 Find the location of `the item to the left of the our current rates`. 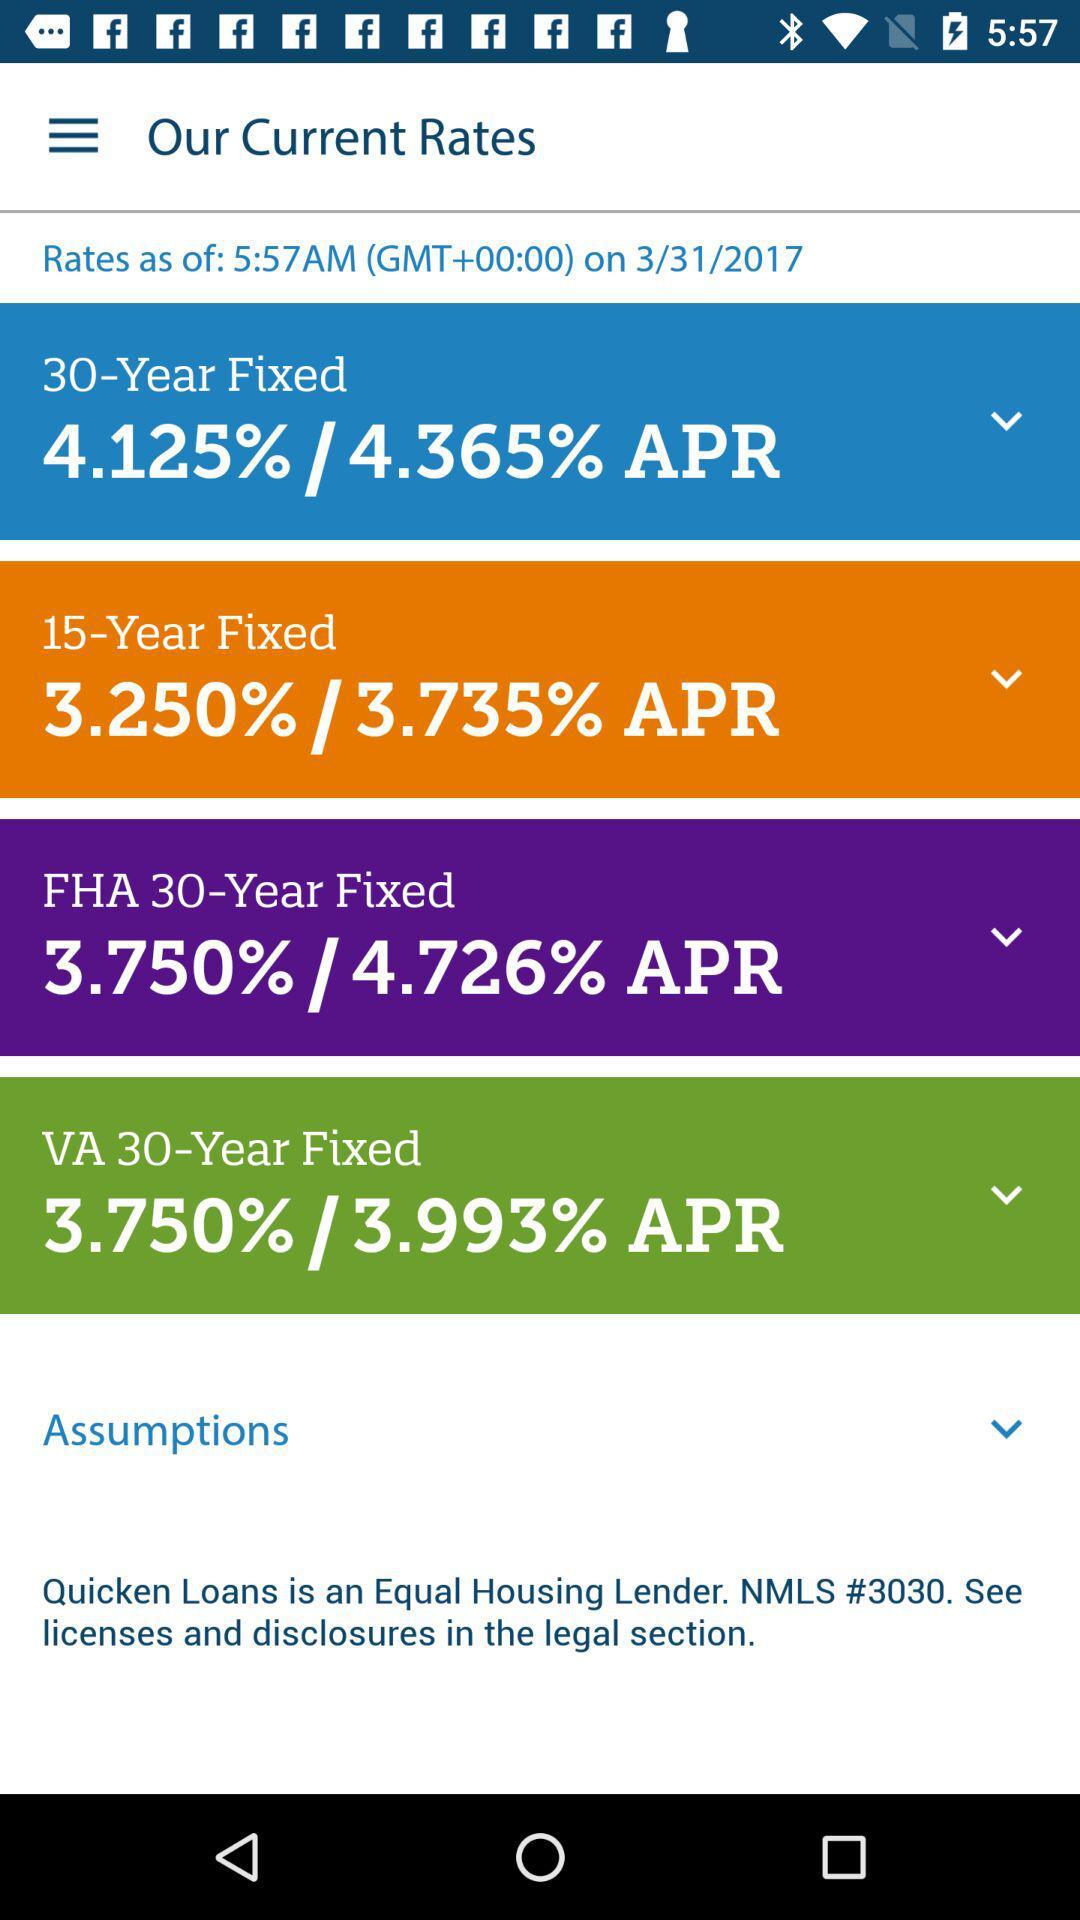

the item to the left of the our current rates is located at coordinates (72, 135).